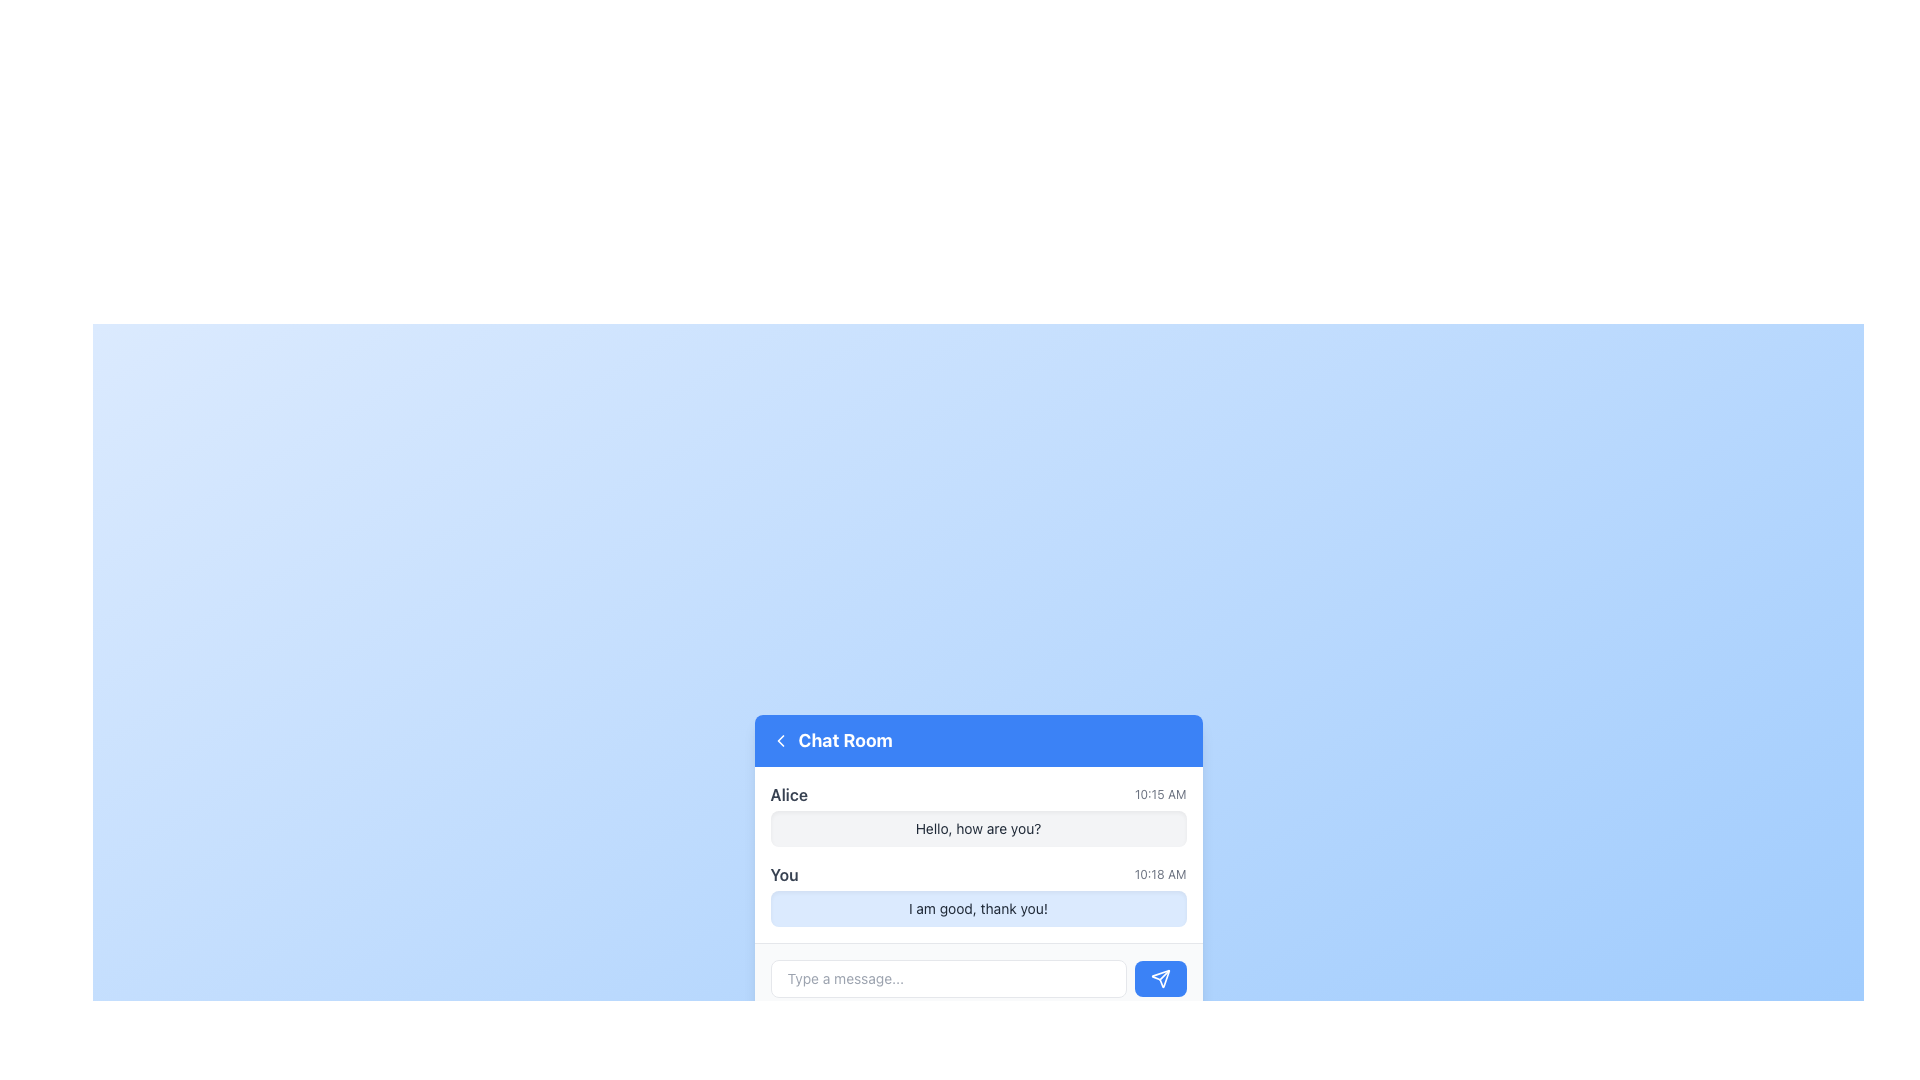  Describe the element at coordinates (1160, 793) in the screenshot. I see `the time label indicating when Alice sent her message in the chat room interface` at that location.